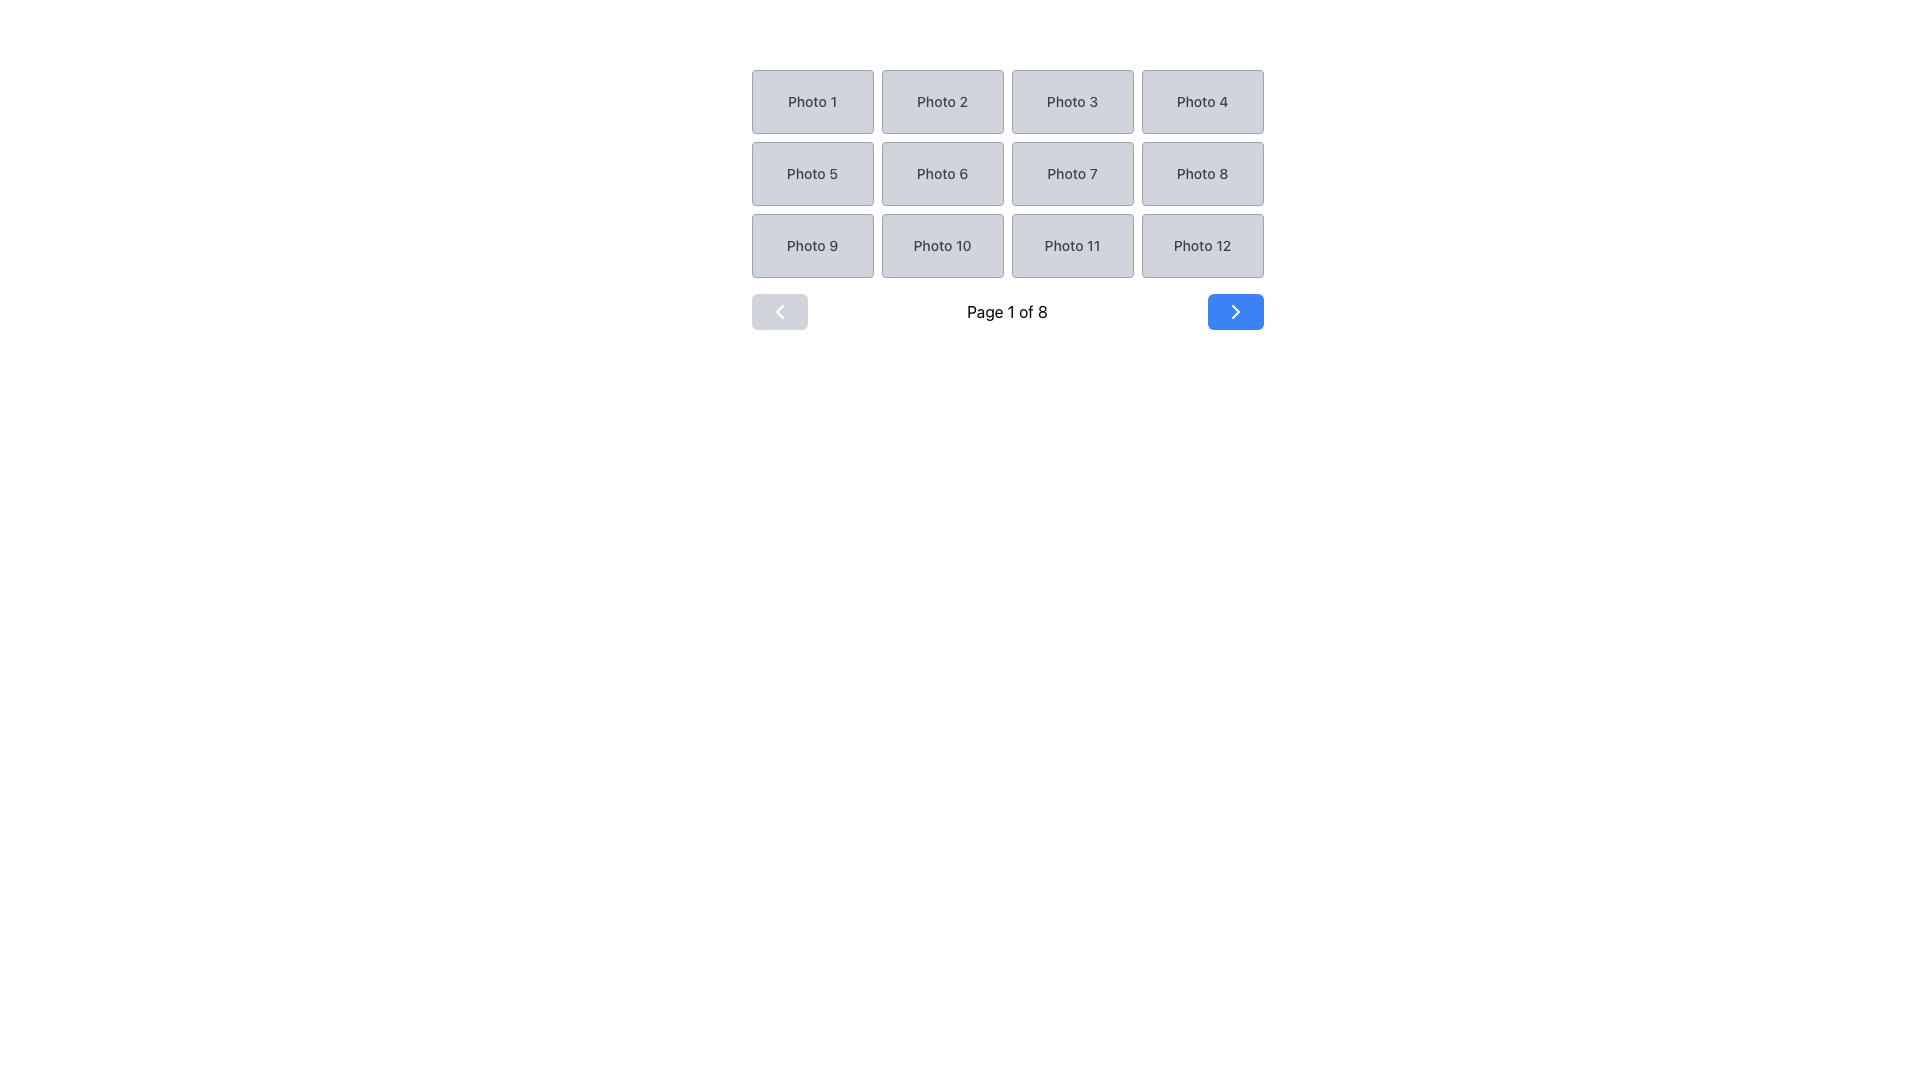  What do you see at coordinates (812, 172) in the screenshot?
I see `the rectangular button with a gray background labeled 'Photo 5'` at bounding box center [812, 172].